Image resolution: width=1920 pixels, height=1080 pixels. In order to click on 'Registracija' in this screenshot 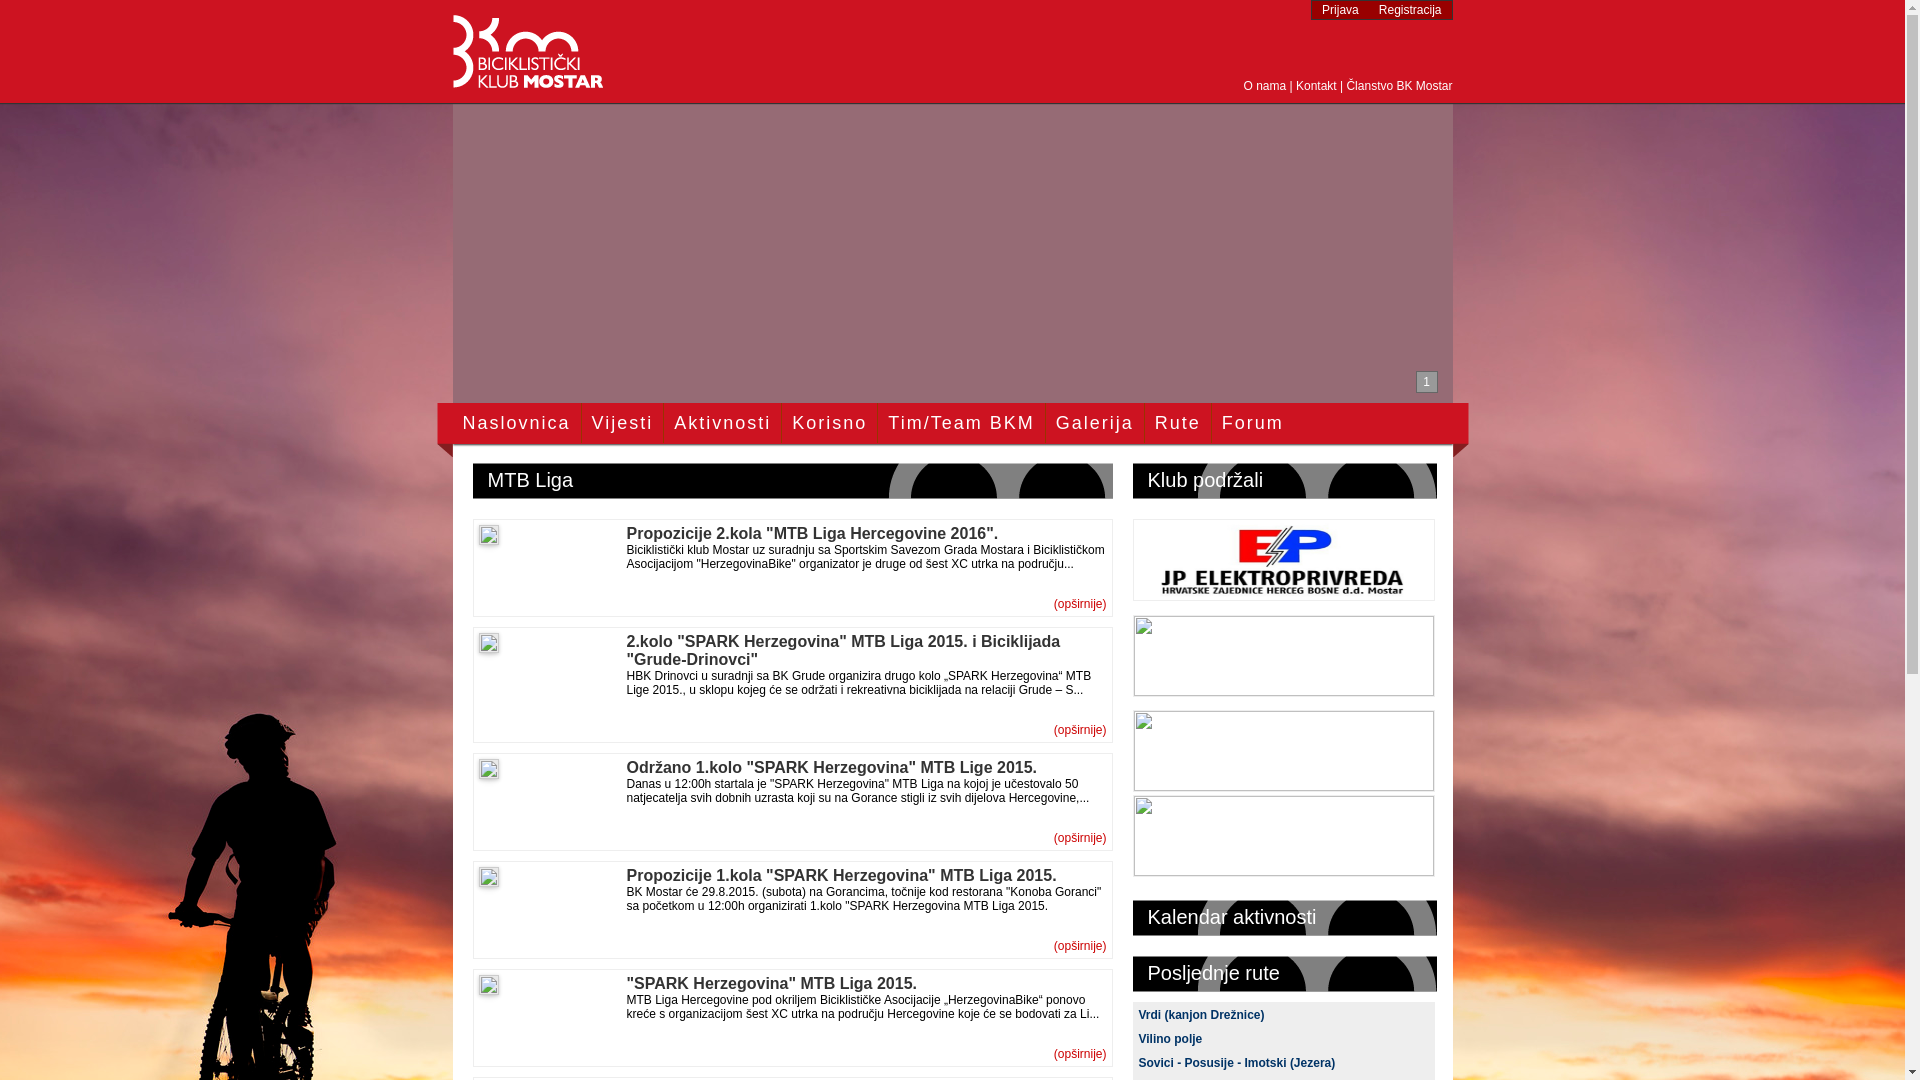, I will do `click(1409, 10)`.